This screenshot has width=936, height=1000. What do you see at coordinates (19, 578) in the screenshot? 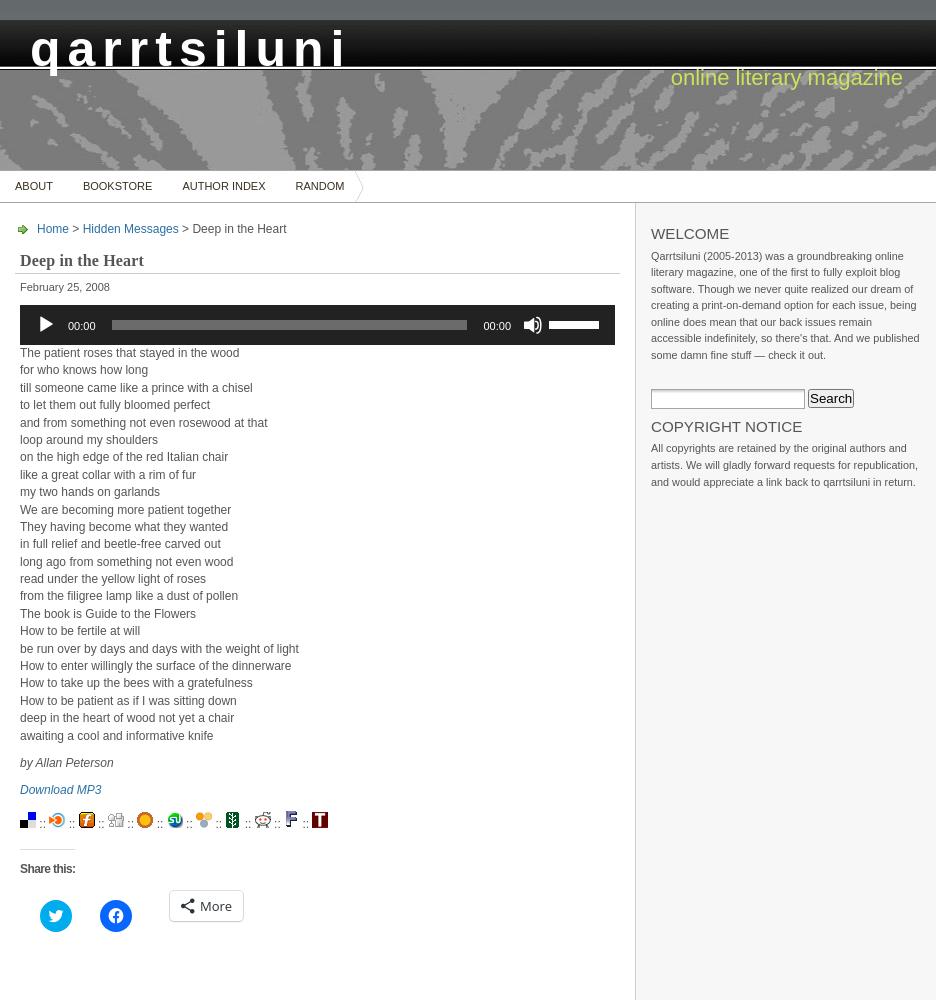
I see `'read under the yellow light of roses'` at bounding box center [19, 578].